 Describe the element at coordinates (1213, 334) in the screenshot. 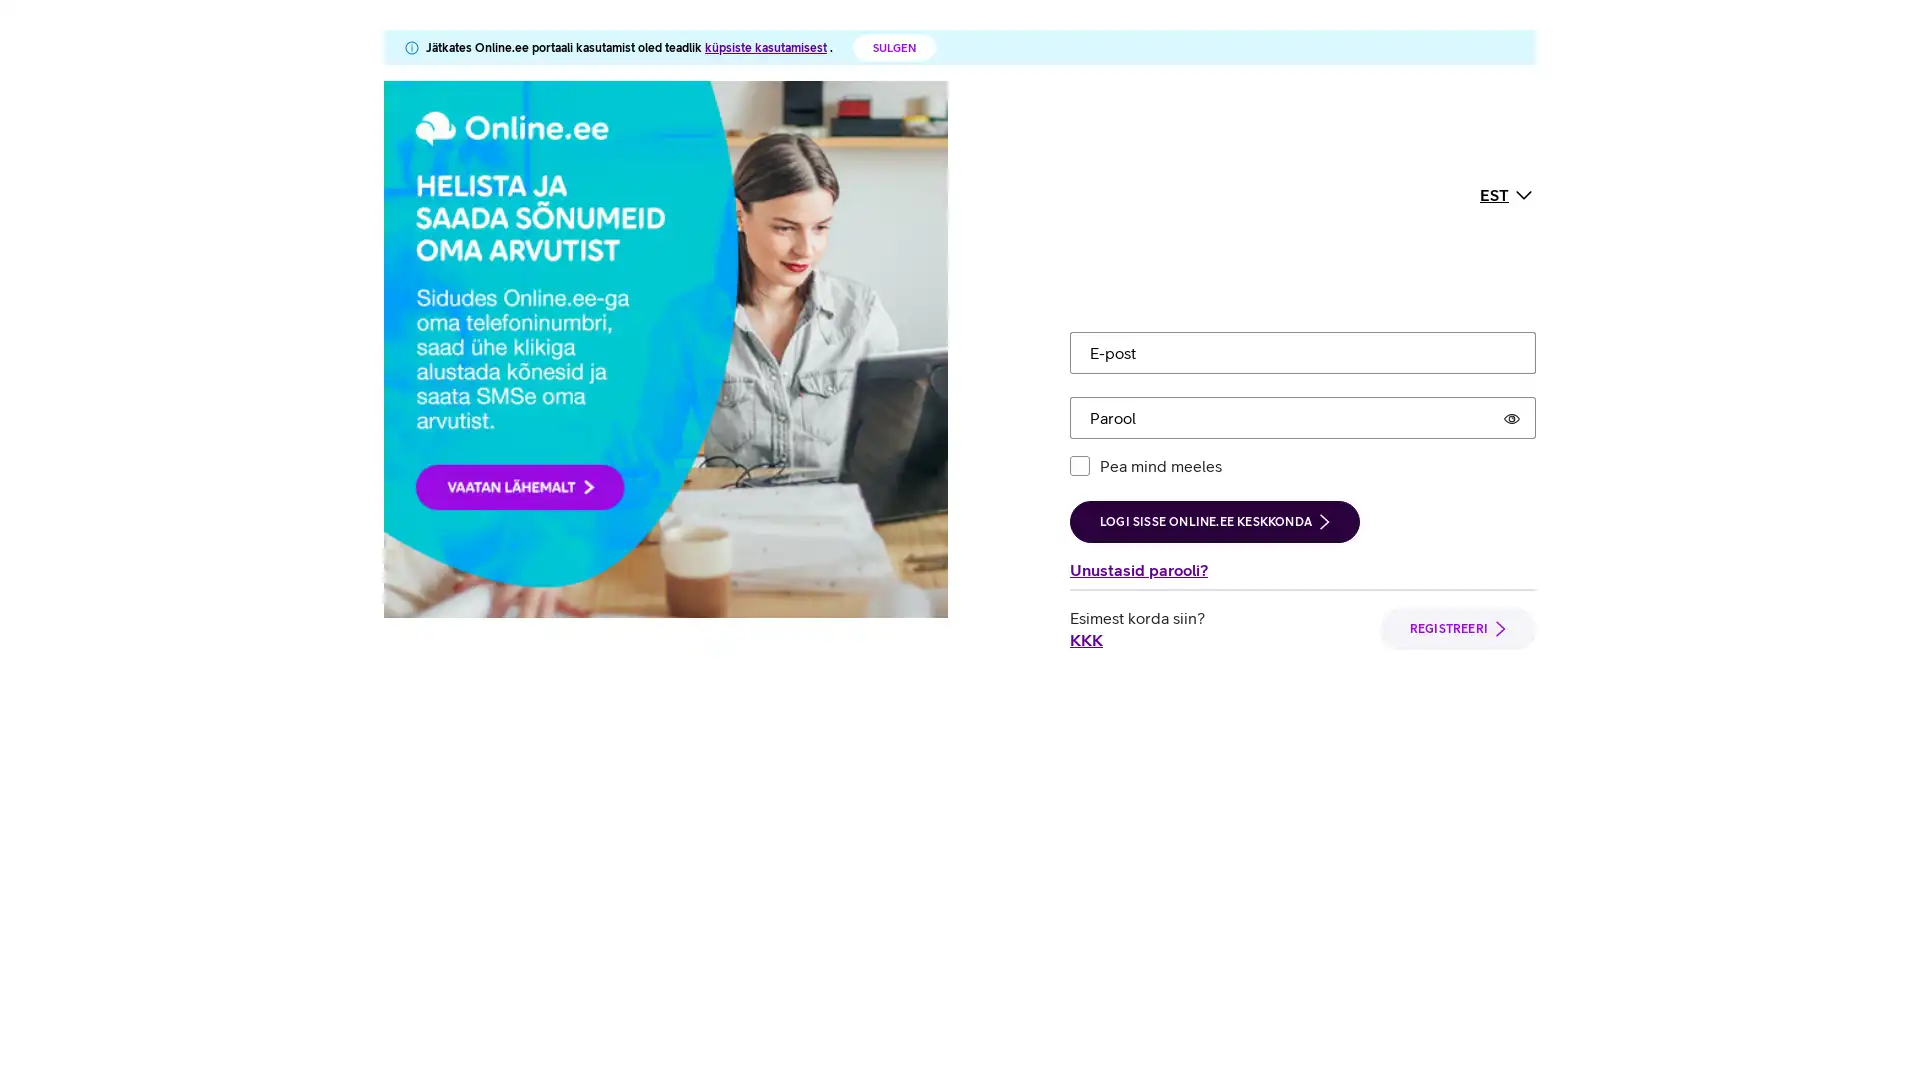

I see `LOGI SISSE ONLINE.EE KESKKONDA` at that location.